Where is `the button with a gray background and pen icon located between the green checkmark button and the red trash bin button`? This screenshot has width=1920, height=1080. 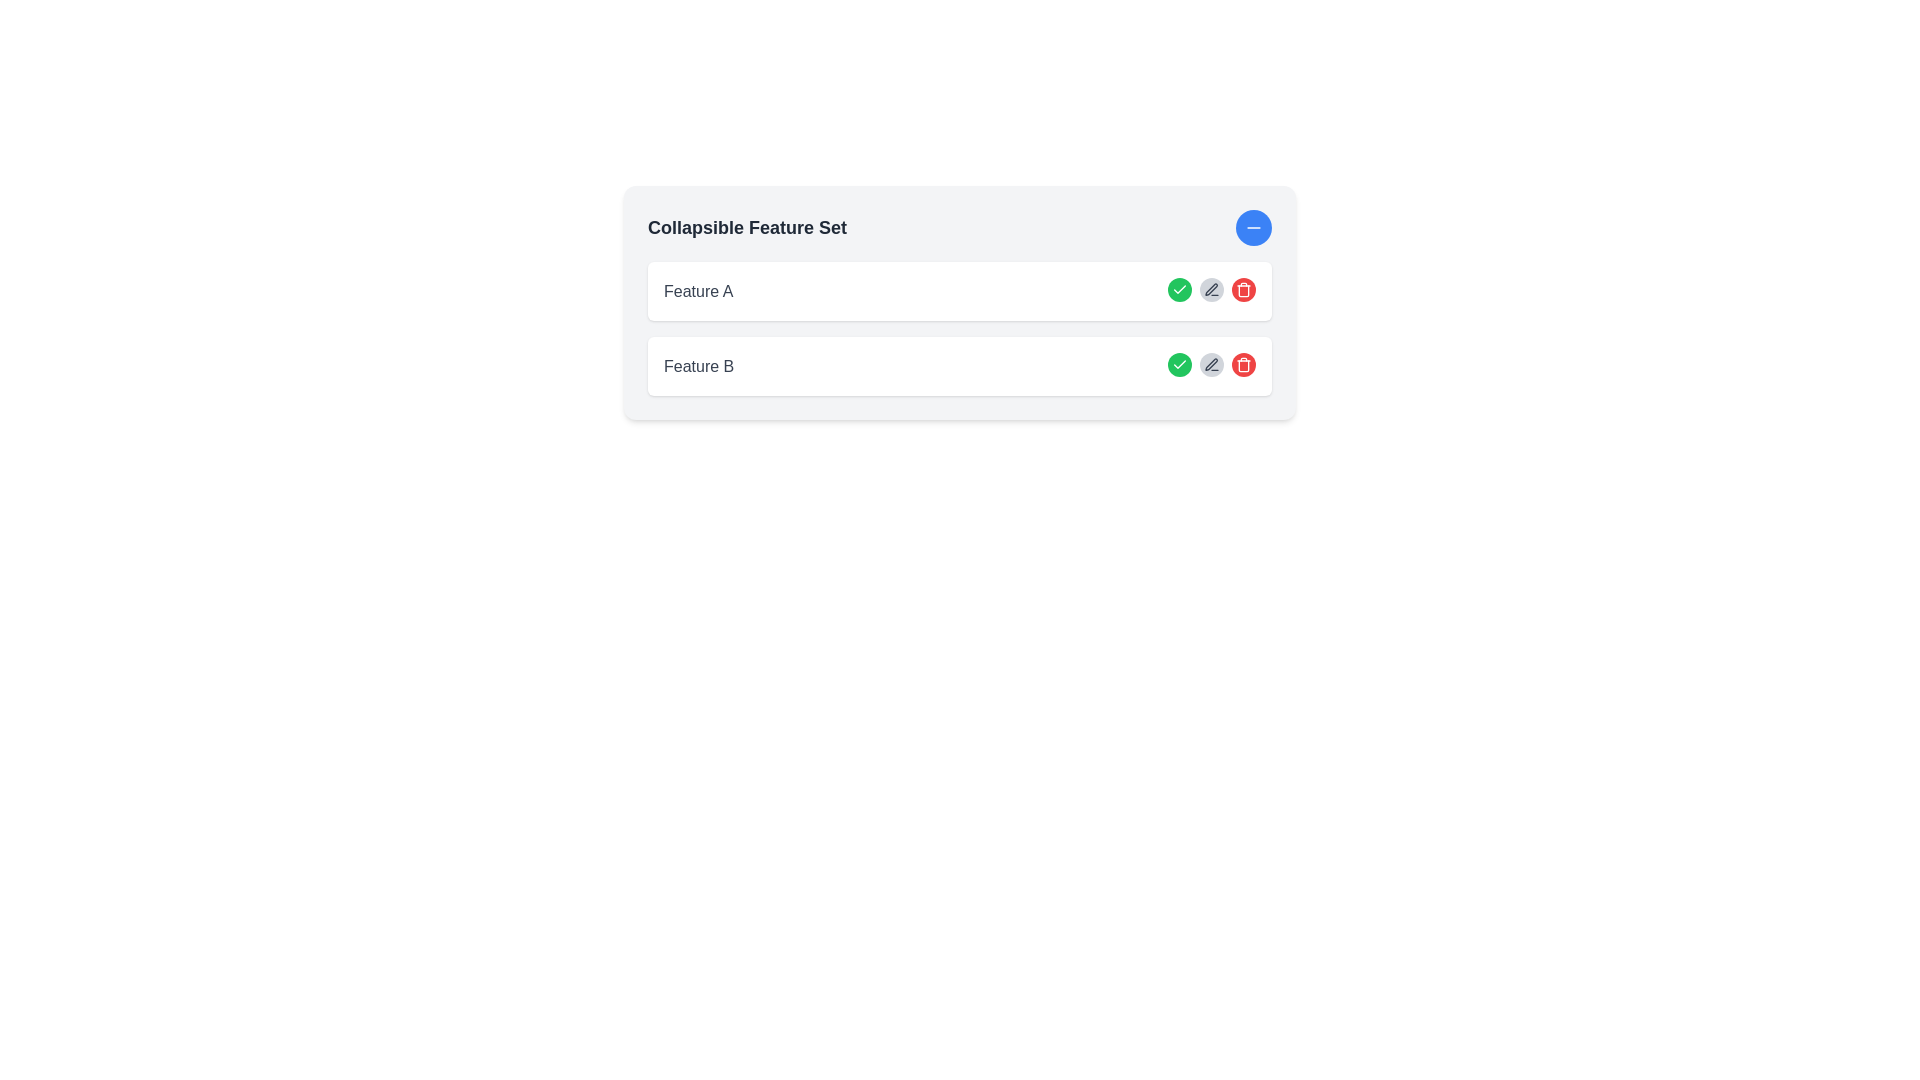 the button with a gray background and pen icon located between the green checkmark button and the red trash bin button is located at coordinates (1210, 291).